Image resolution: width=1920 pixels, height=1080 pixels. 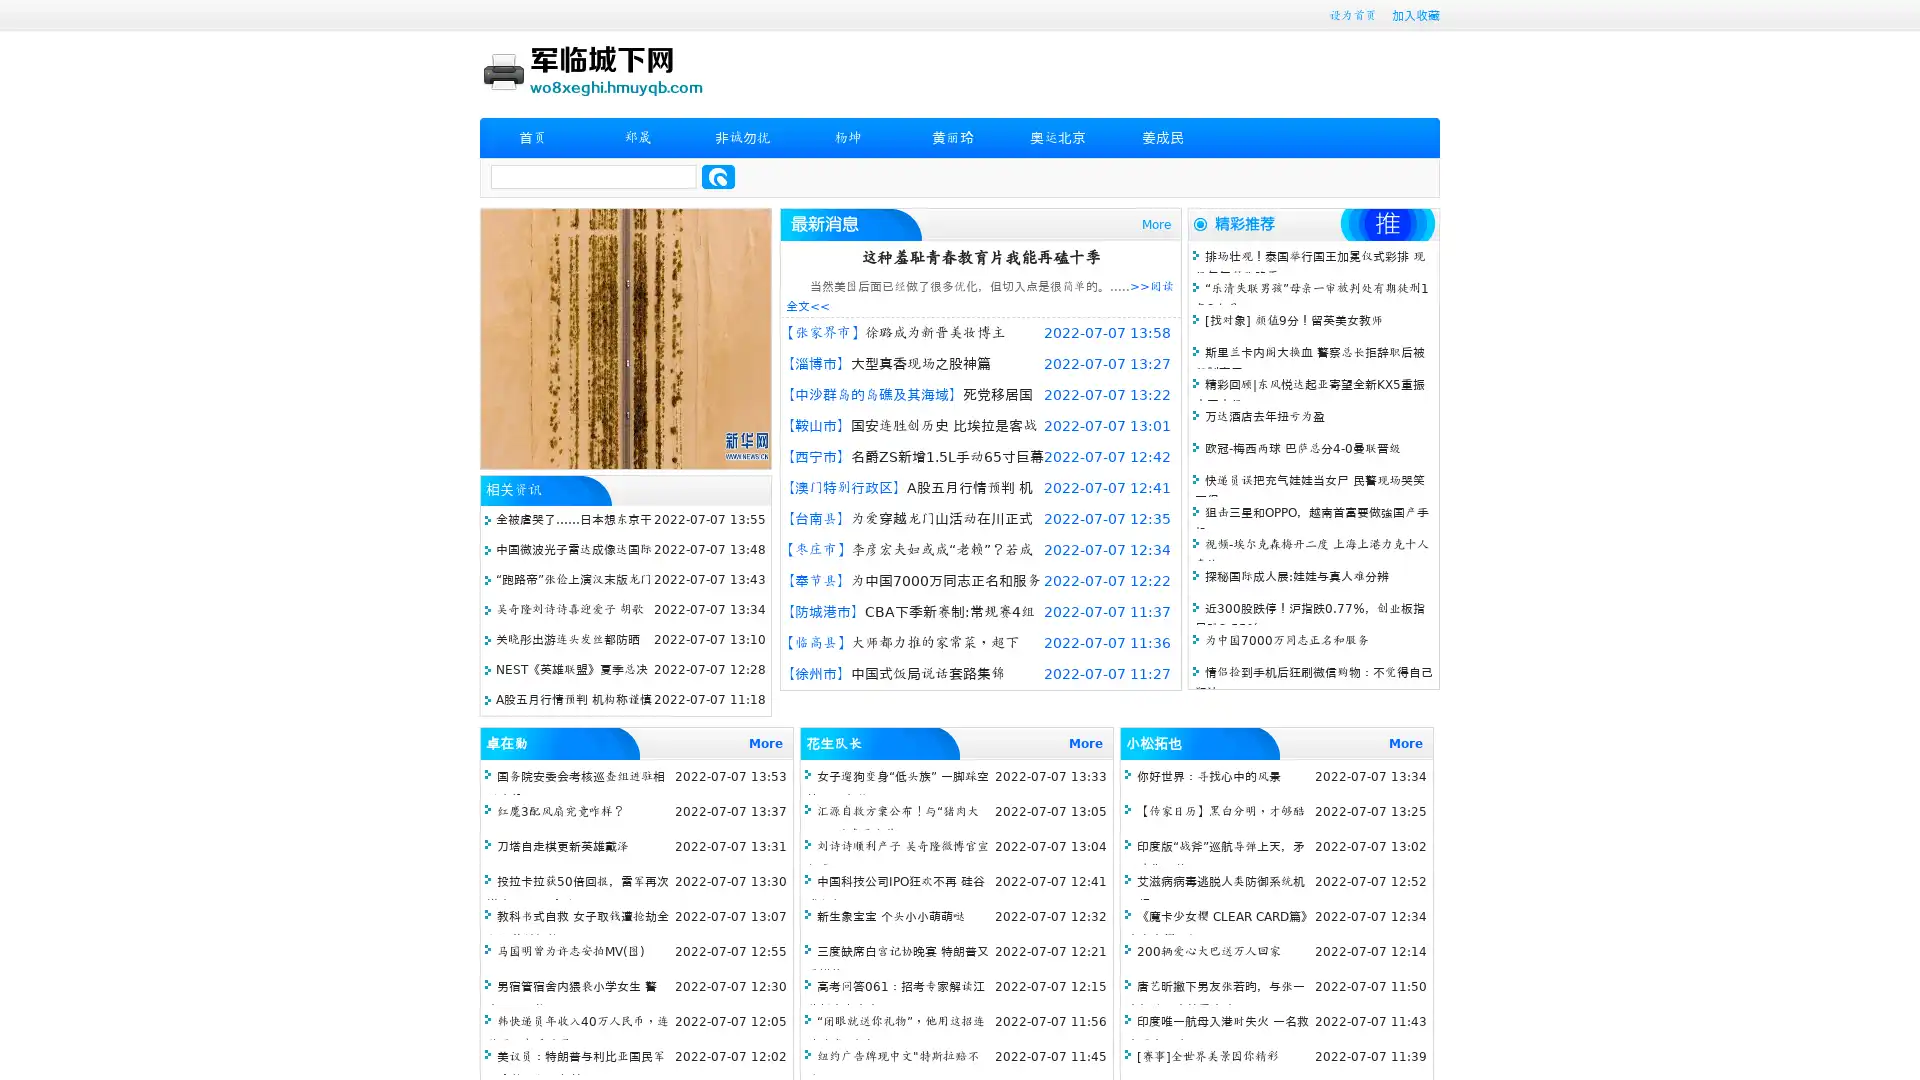 I want to click on Search, so click(x=718, y=176).